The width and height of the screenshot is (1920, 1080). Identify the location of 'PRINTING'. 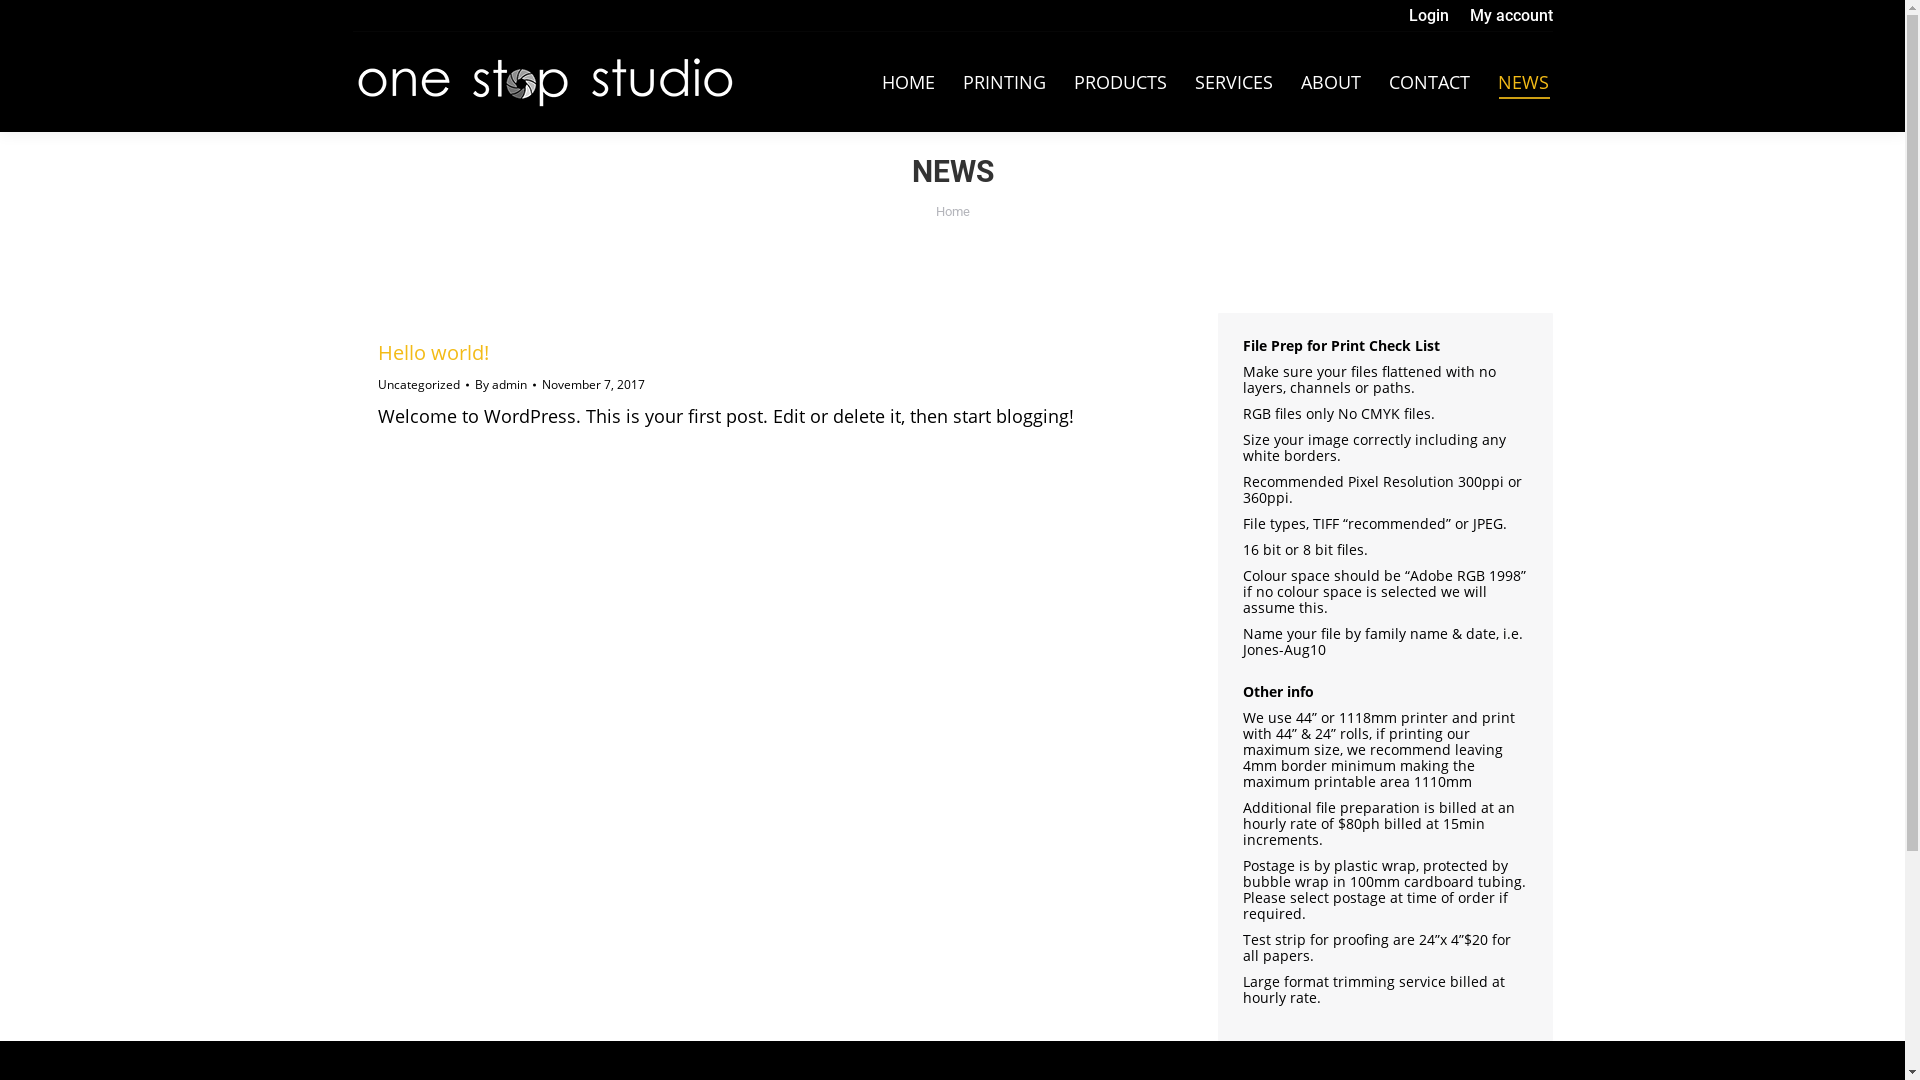
(1003, 80).